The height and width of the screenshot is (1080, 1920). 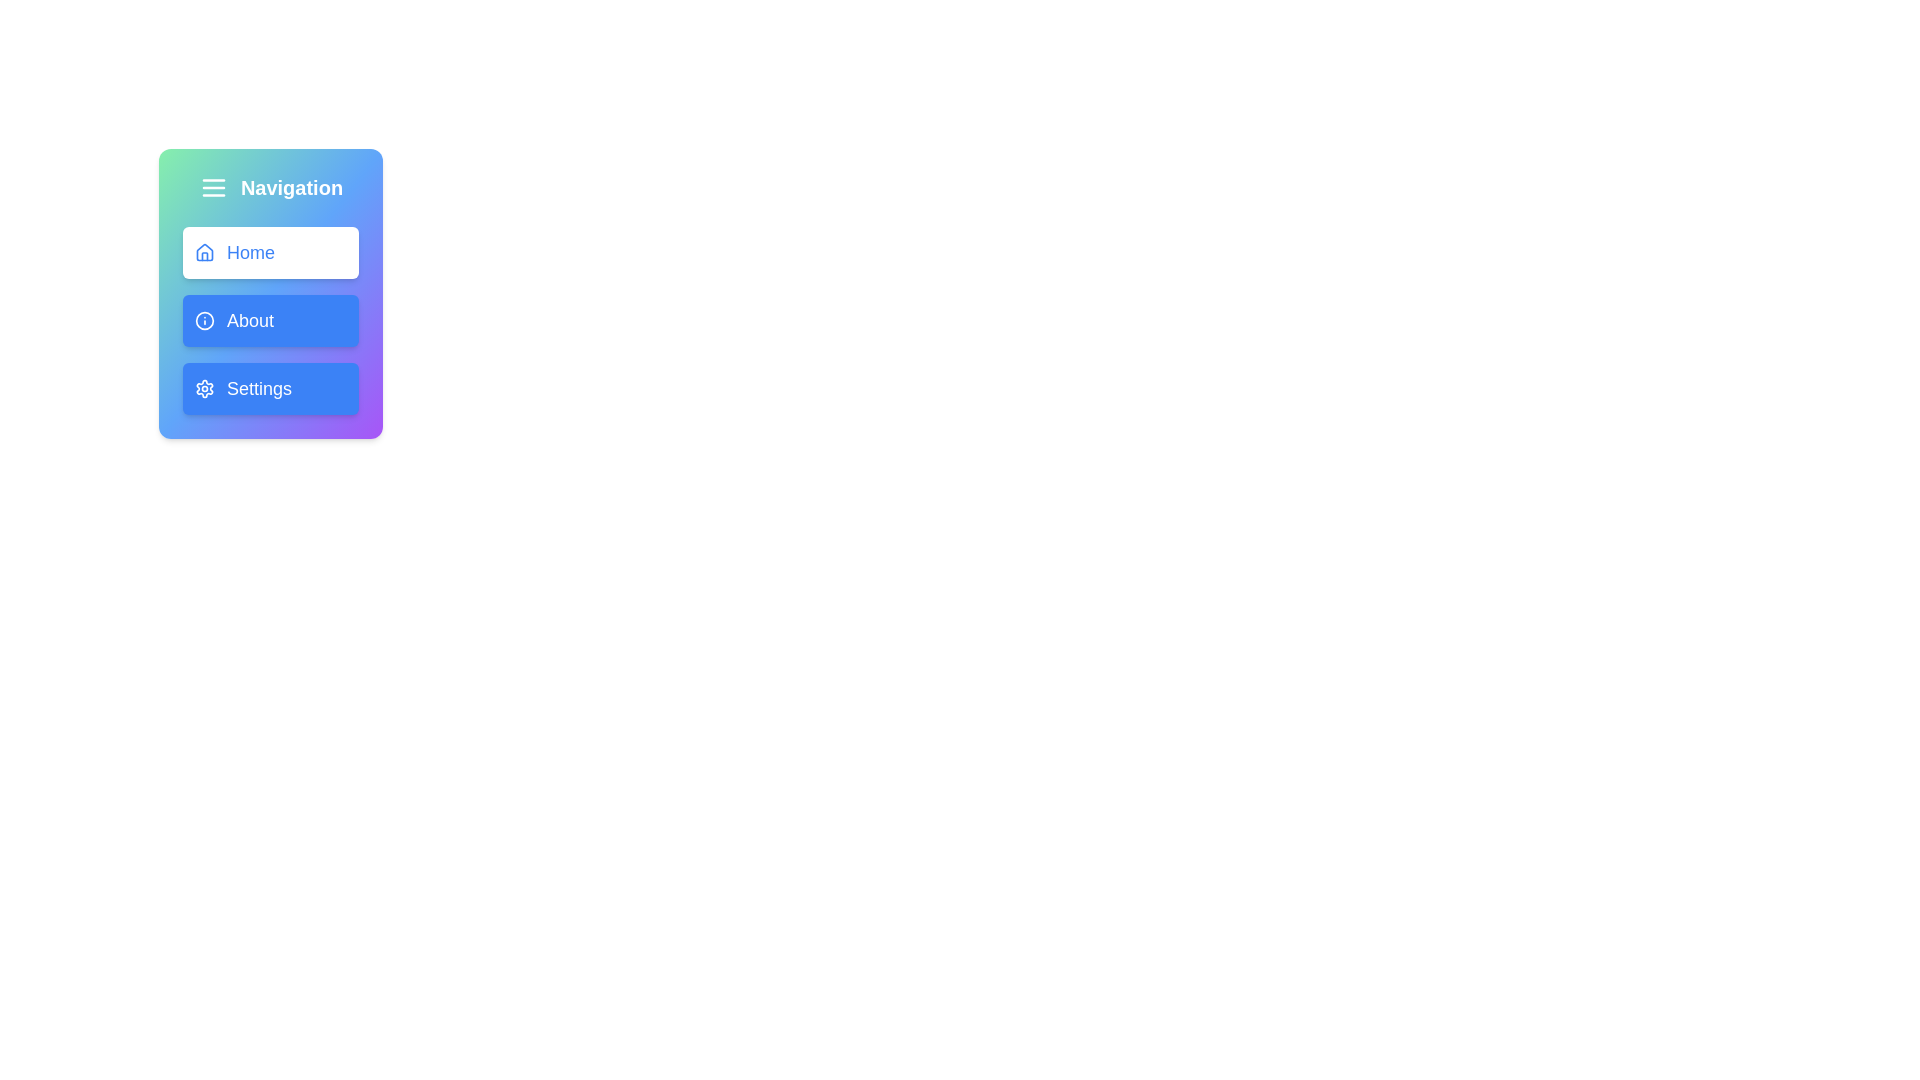 What do you see at coordinates (213, 188) in the screenshot?
I see `the hamburger menu icon button located at the top left of the navigation panel` at bounding box center [213, 188].